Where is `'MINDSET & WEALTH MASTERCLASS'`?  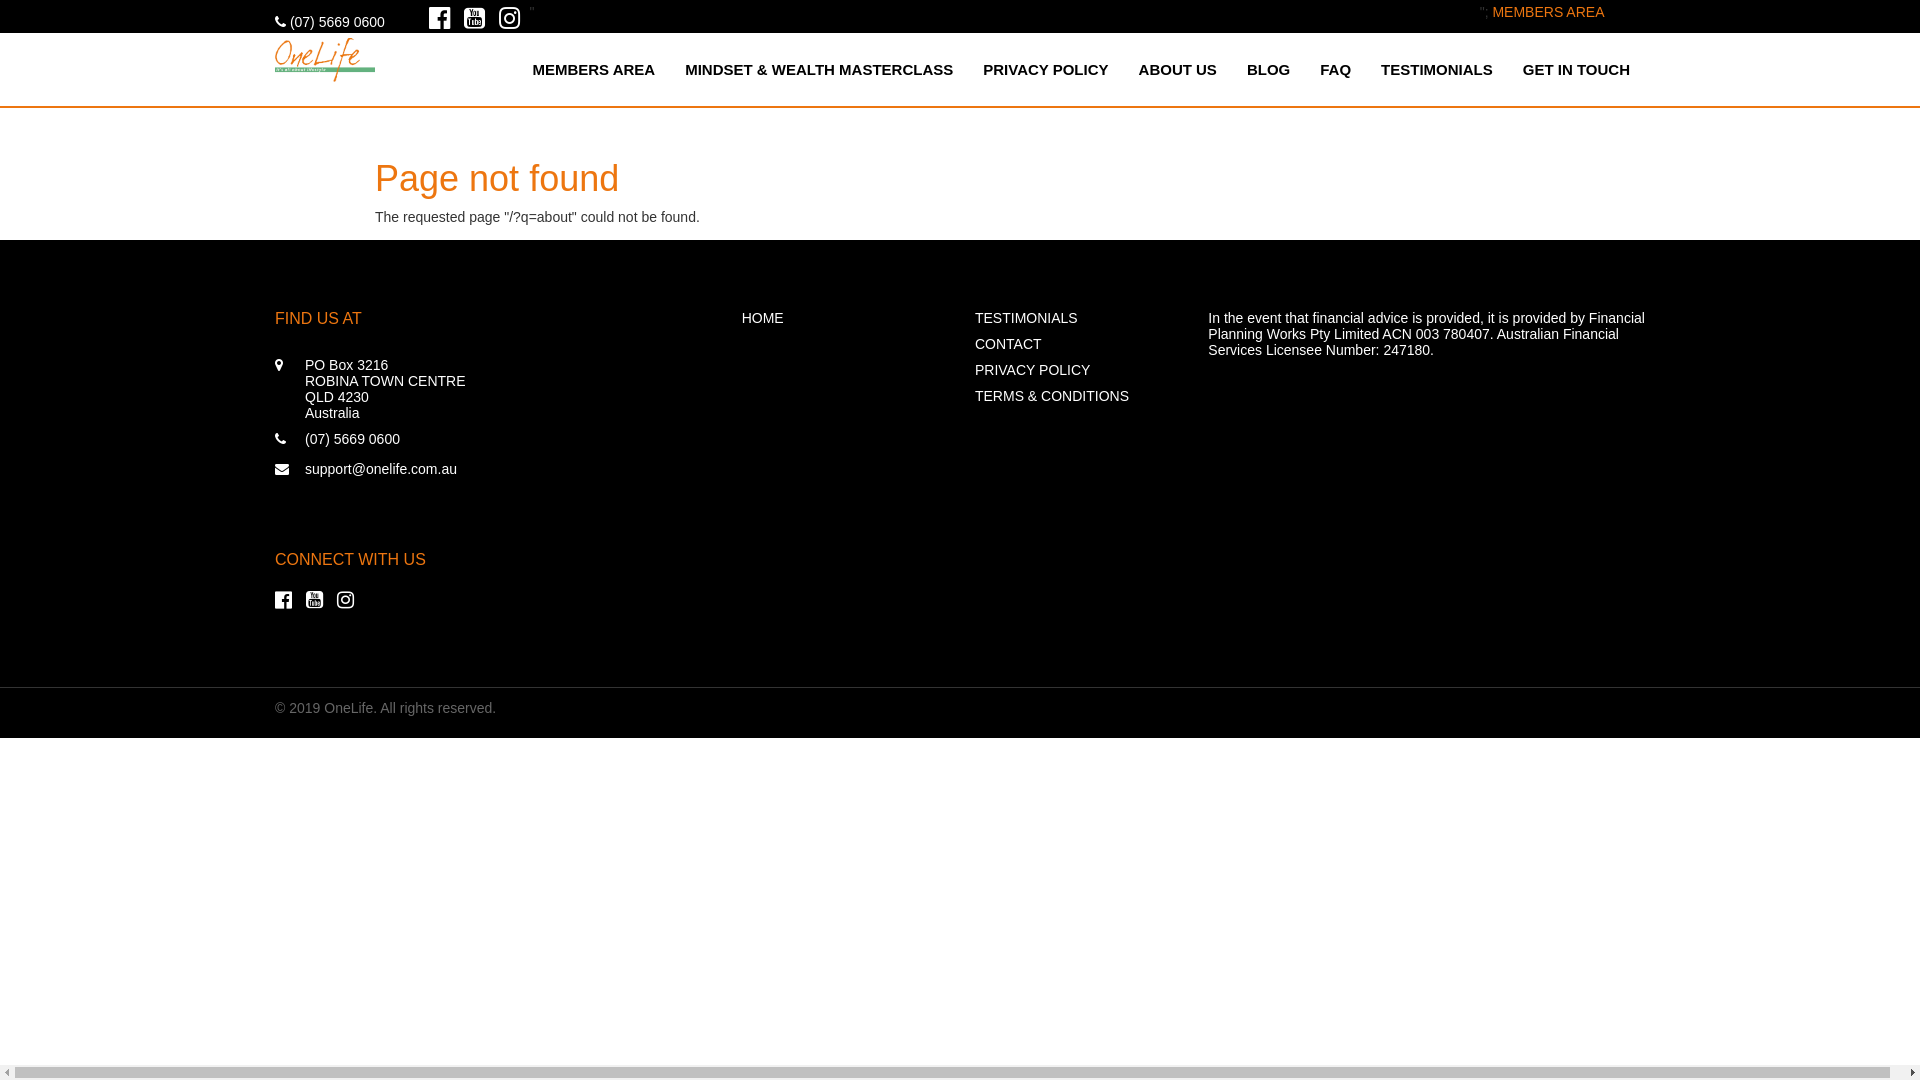 'MINDSET & WEALTH MASTERCLASS' is located at coordinates (670, 68).